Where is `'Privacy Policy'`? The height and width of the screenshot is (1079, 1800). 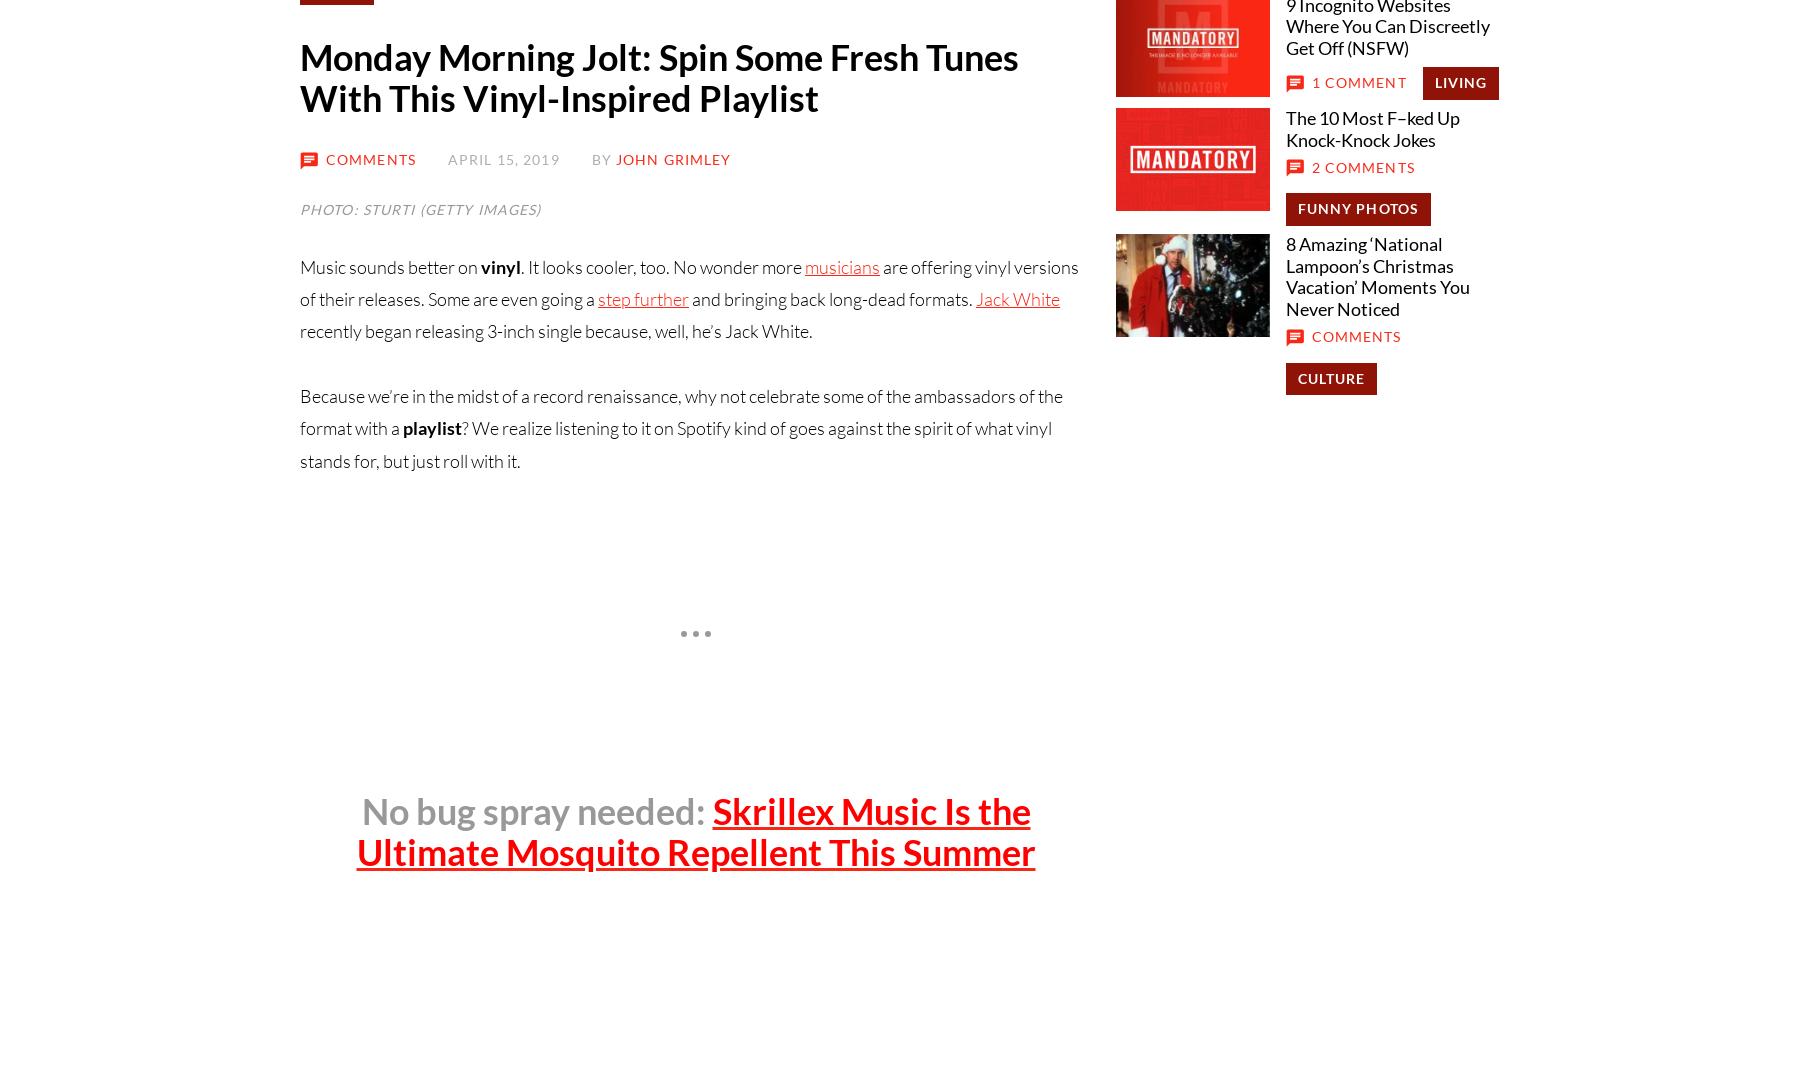
'Privacy Policy' is located at coordinates (744, 484).